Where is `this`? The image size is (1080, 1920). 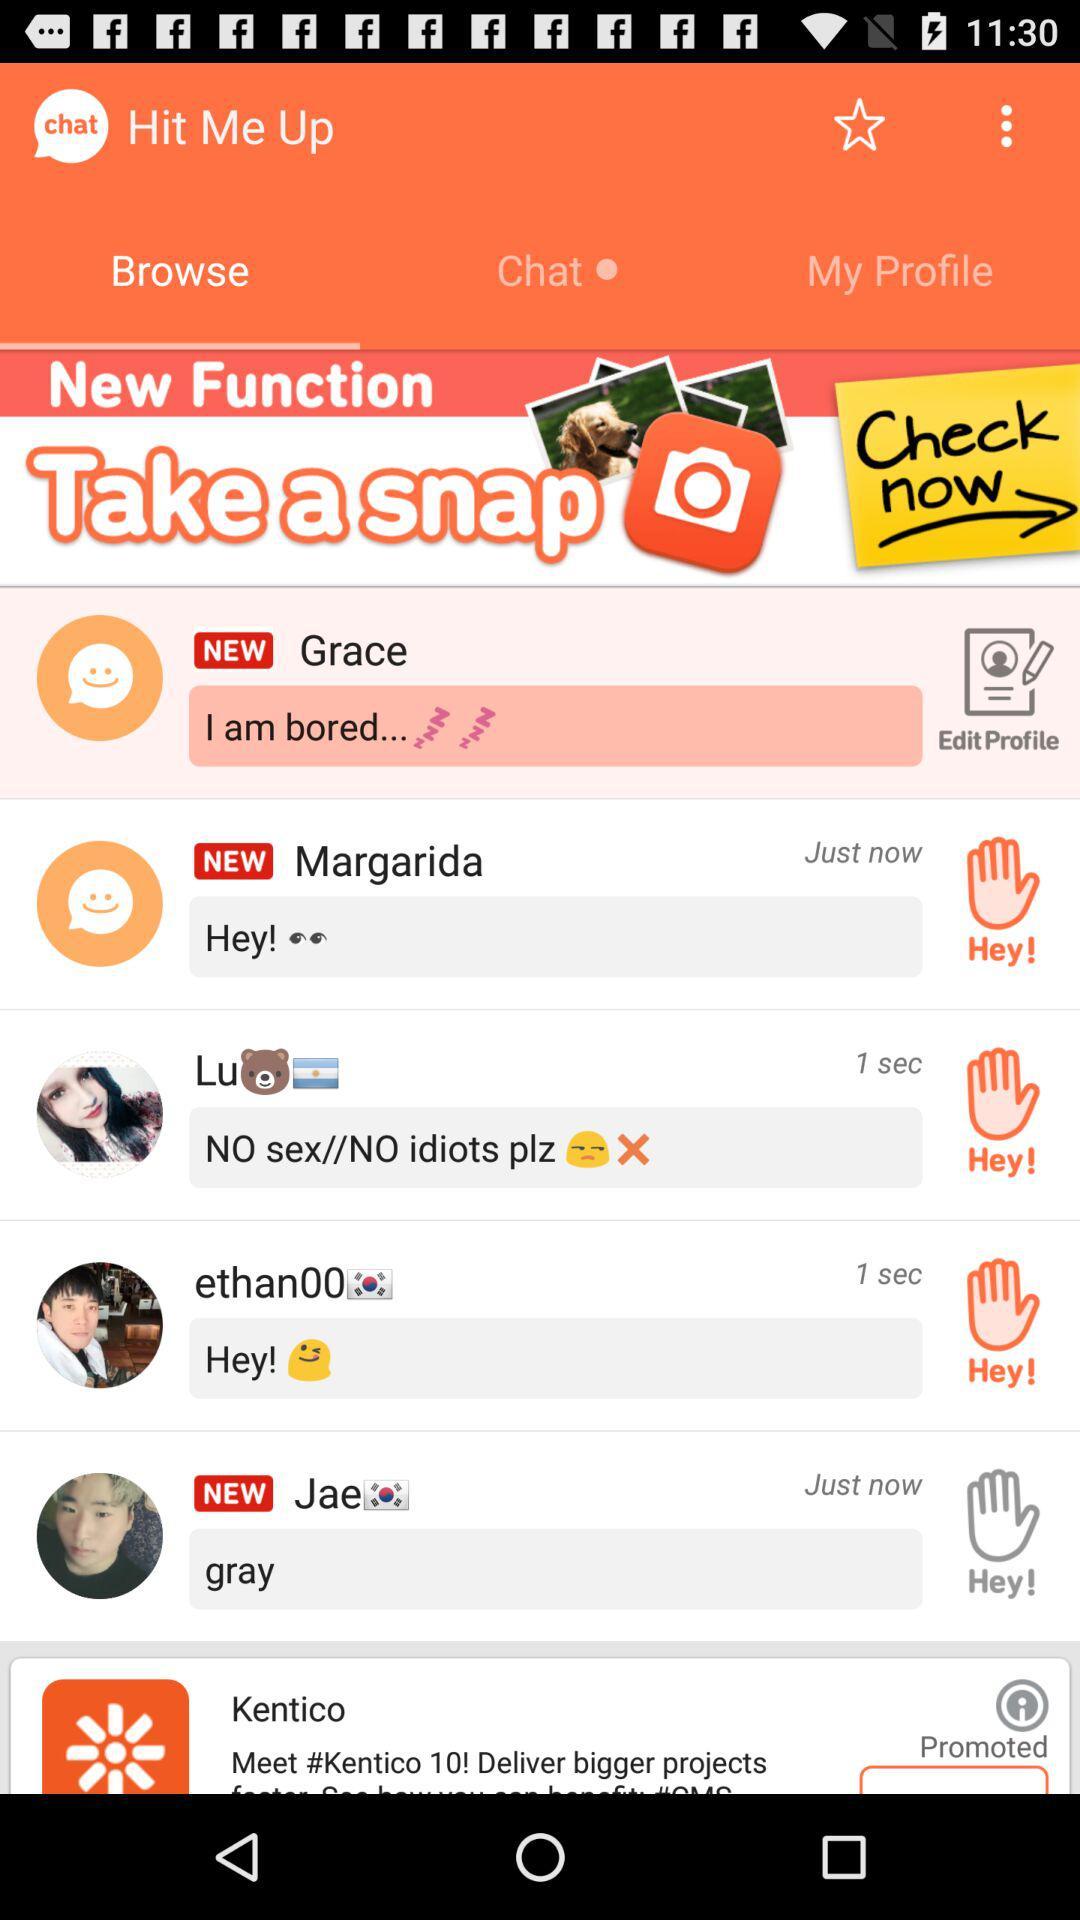 this is located at coordinates (858, 124).